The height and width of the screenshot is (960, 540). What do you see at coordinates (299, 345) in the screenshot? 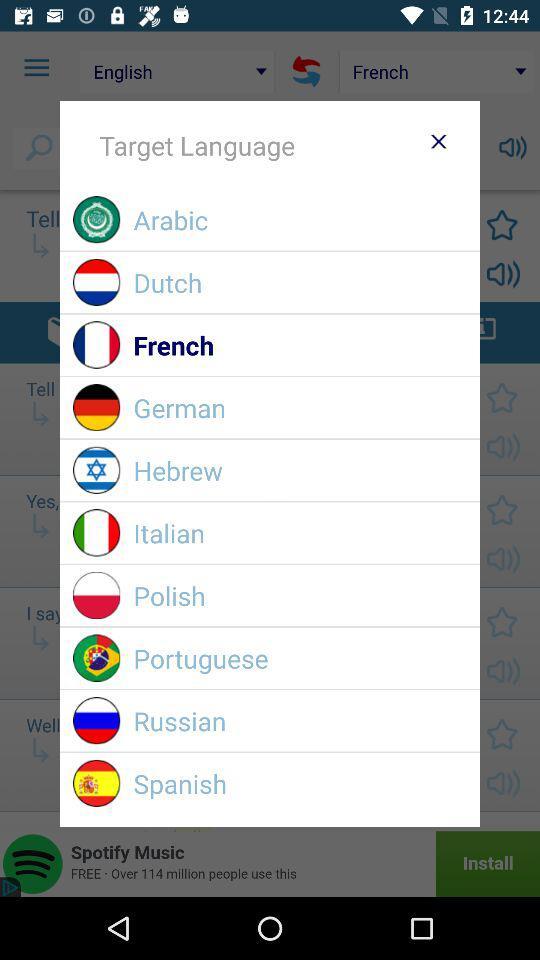
I see `the item above the german item` at bounding box center [299, 345].